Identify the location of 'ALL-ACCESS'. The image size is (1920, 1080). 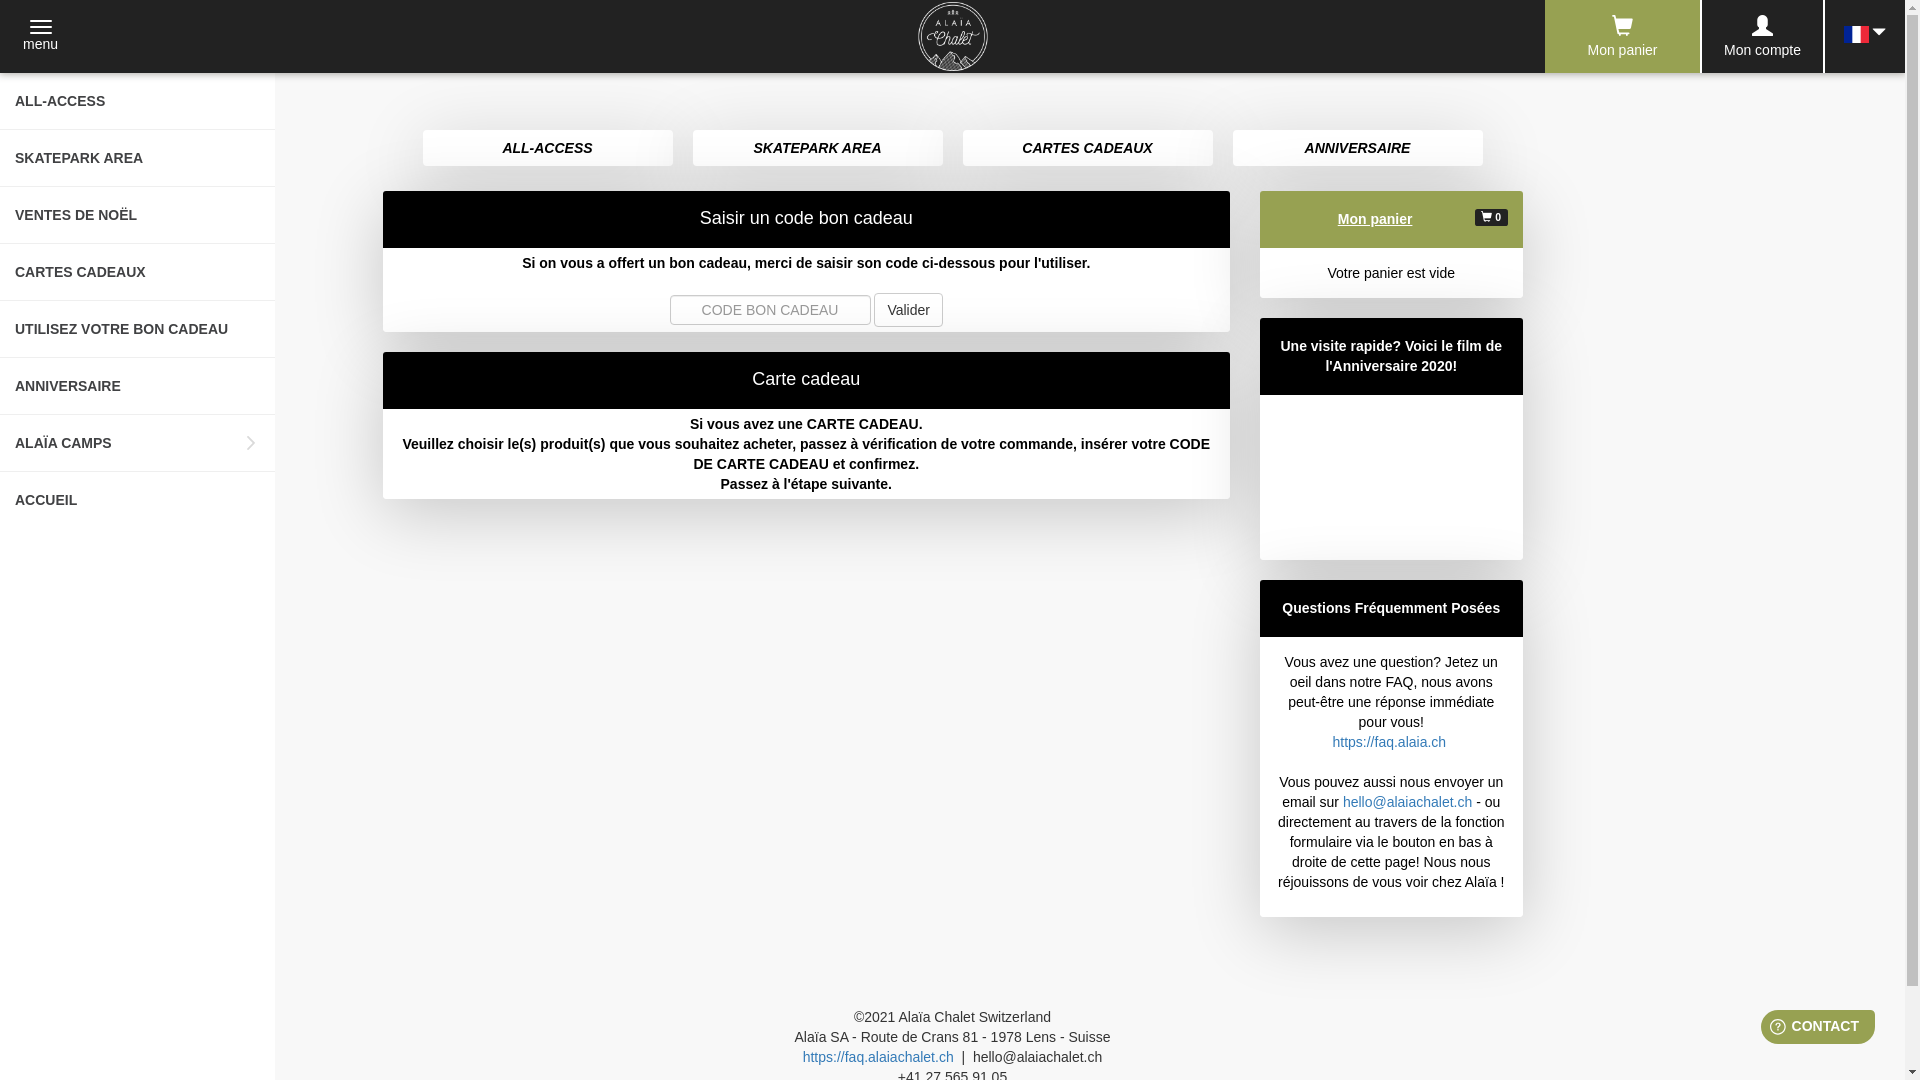
(136, 101).